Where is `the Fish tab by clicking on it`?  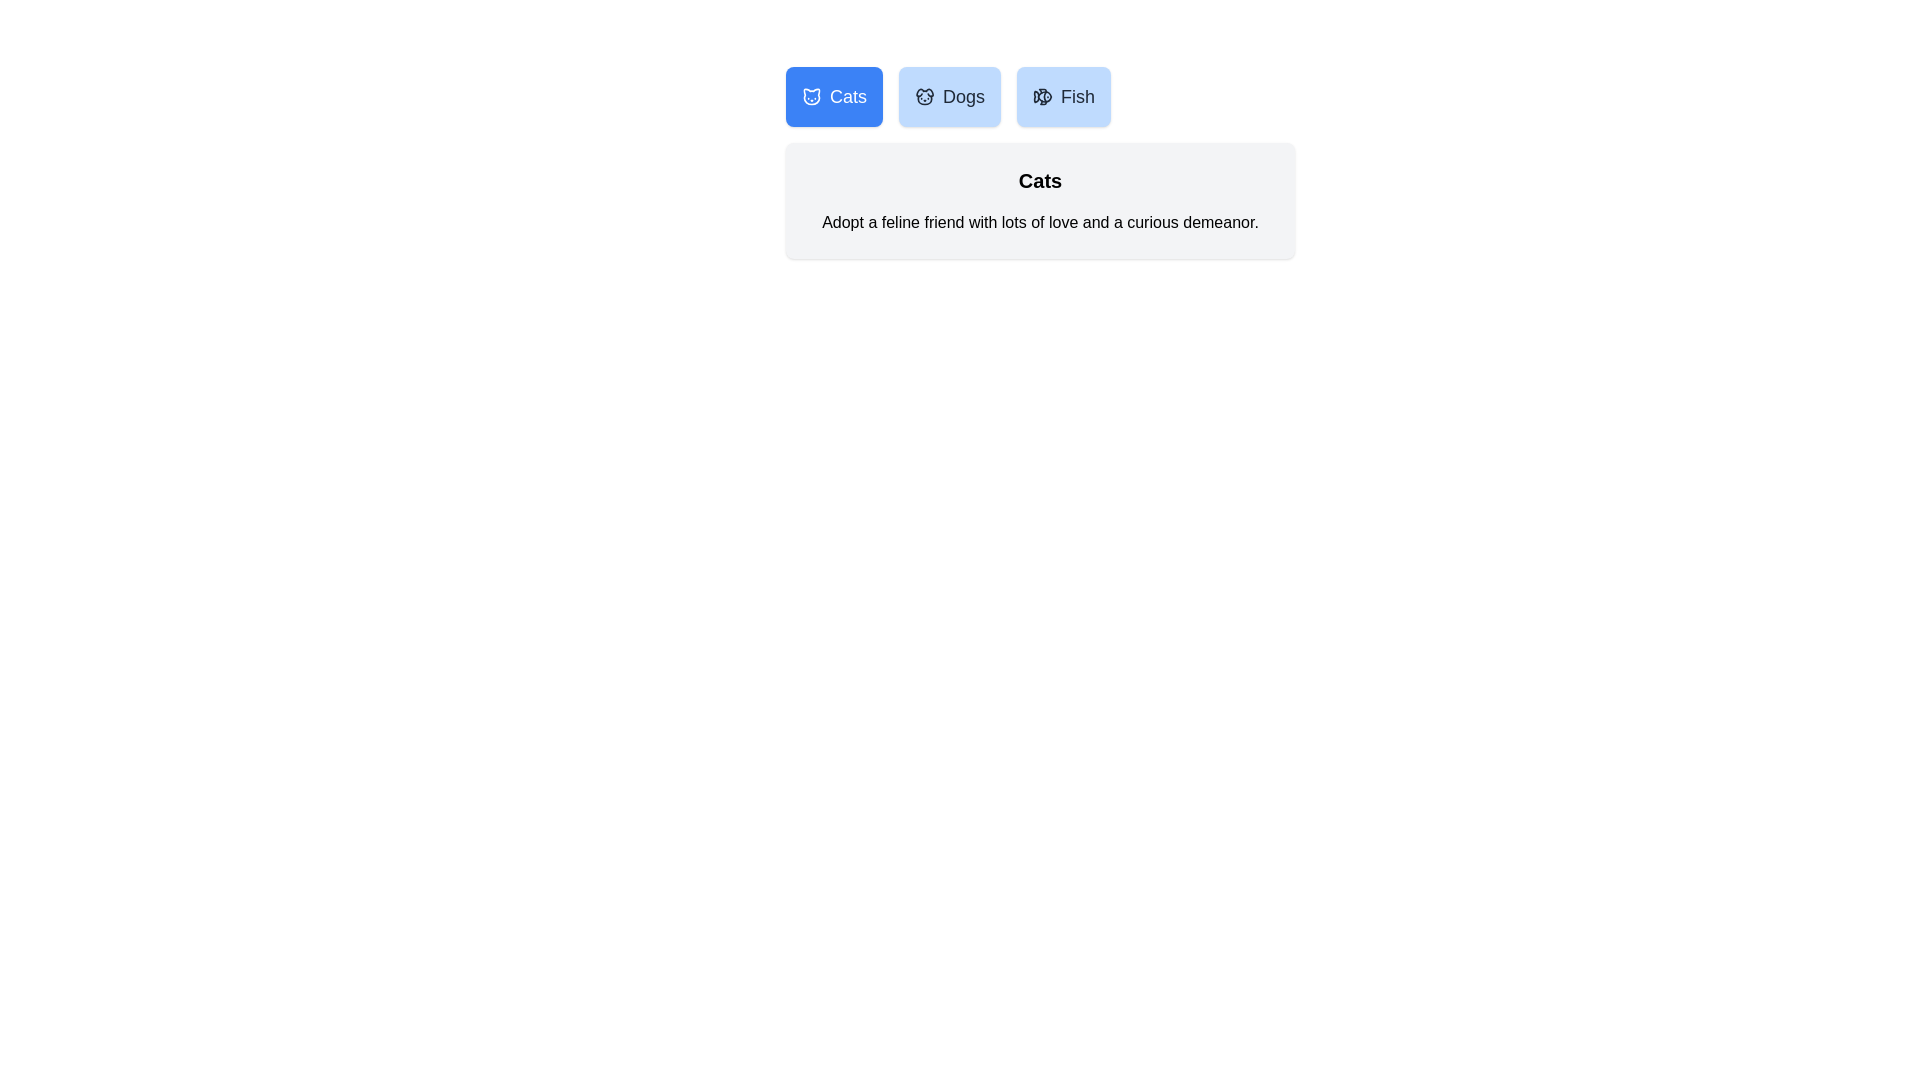 the Fish tab by clicking on it is located at coordinates (1063, 96).